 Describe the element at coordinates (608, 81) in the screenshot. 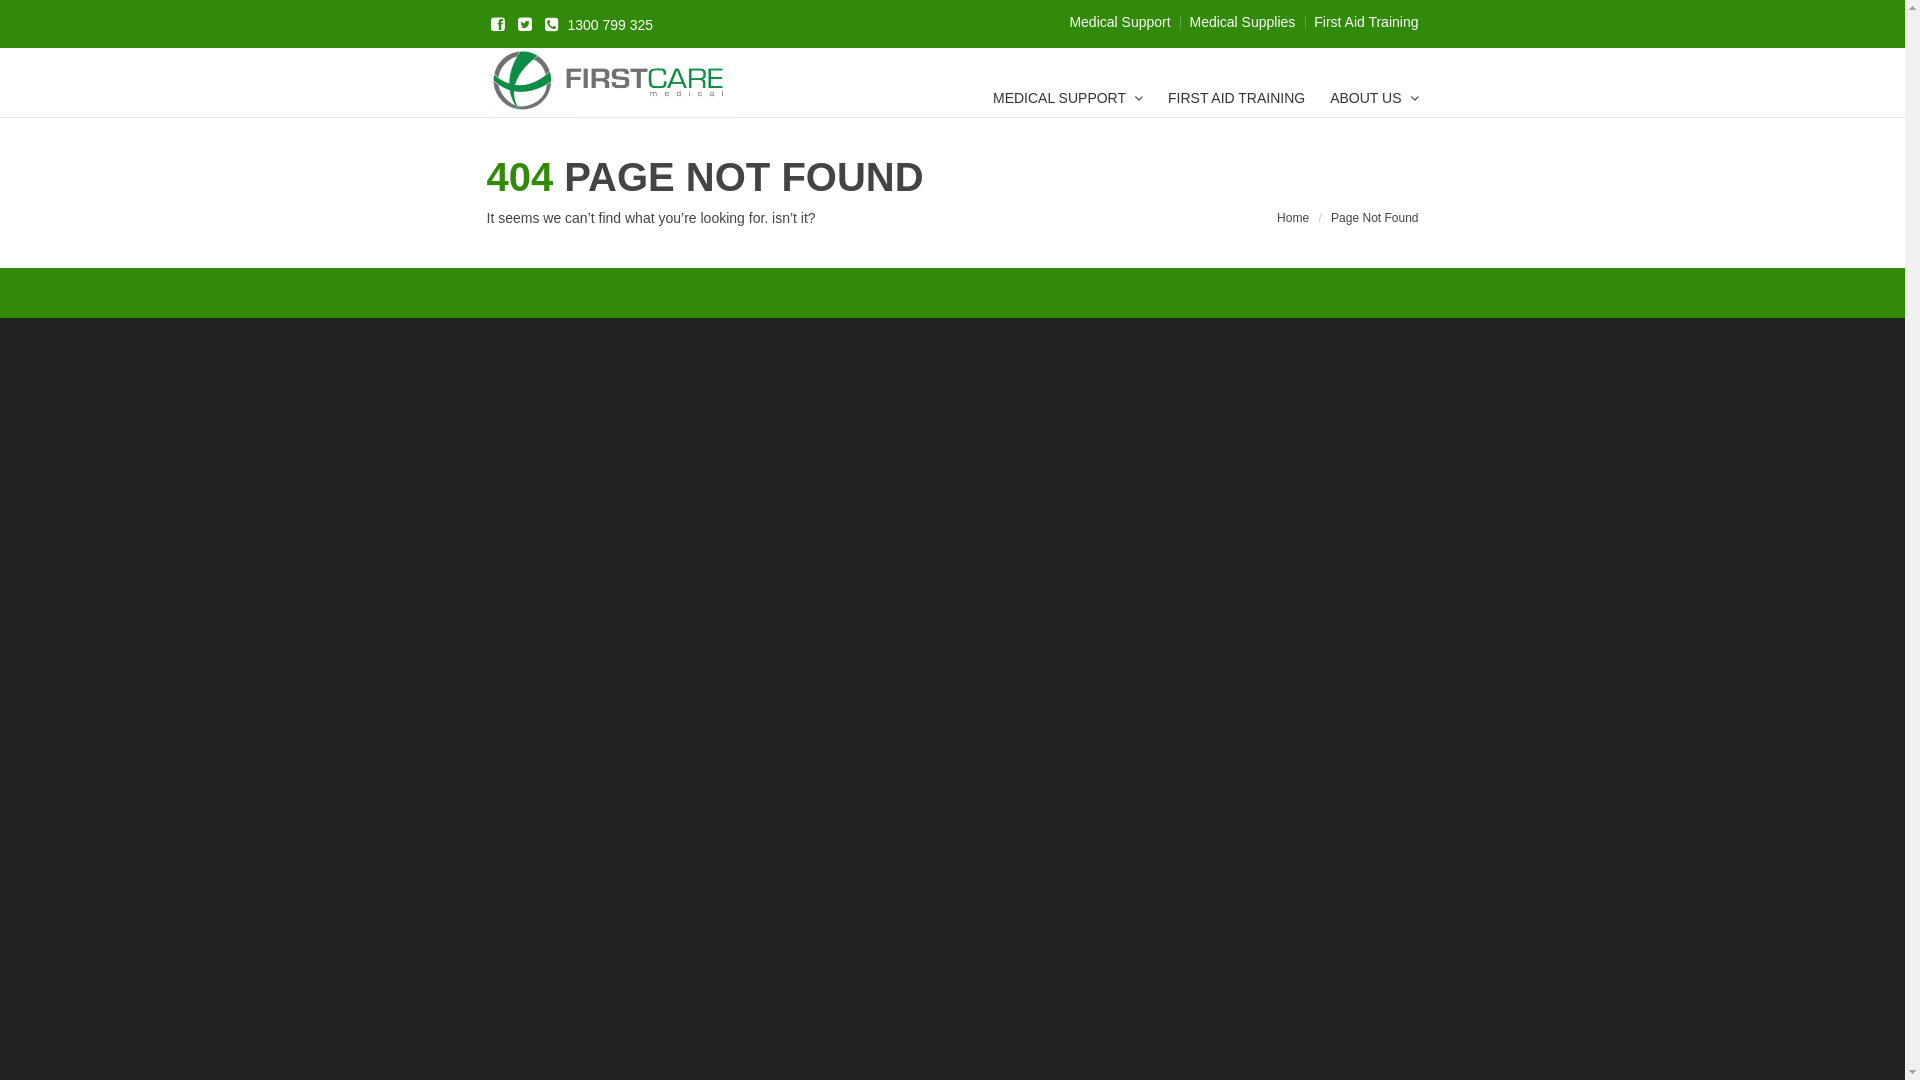

I see `'First Care Medical'` at that location.